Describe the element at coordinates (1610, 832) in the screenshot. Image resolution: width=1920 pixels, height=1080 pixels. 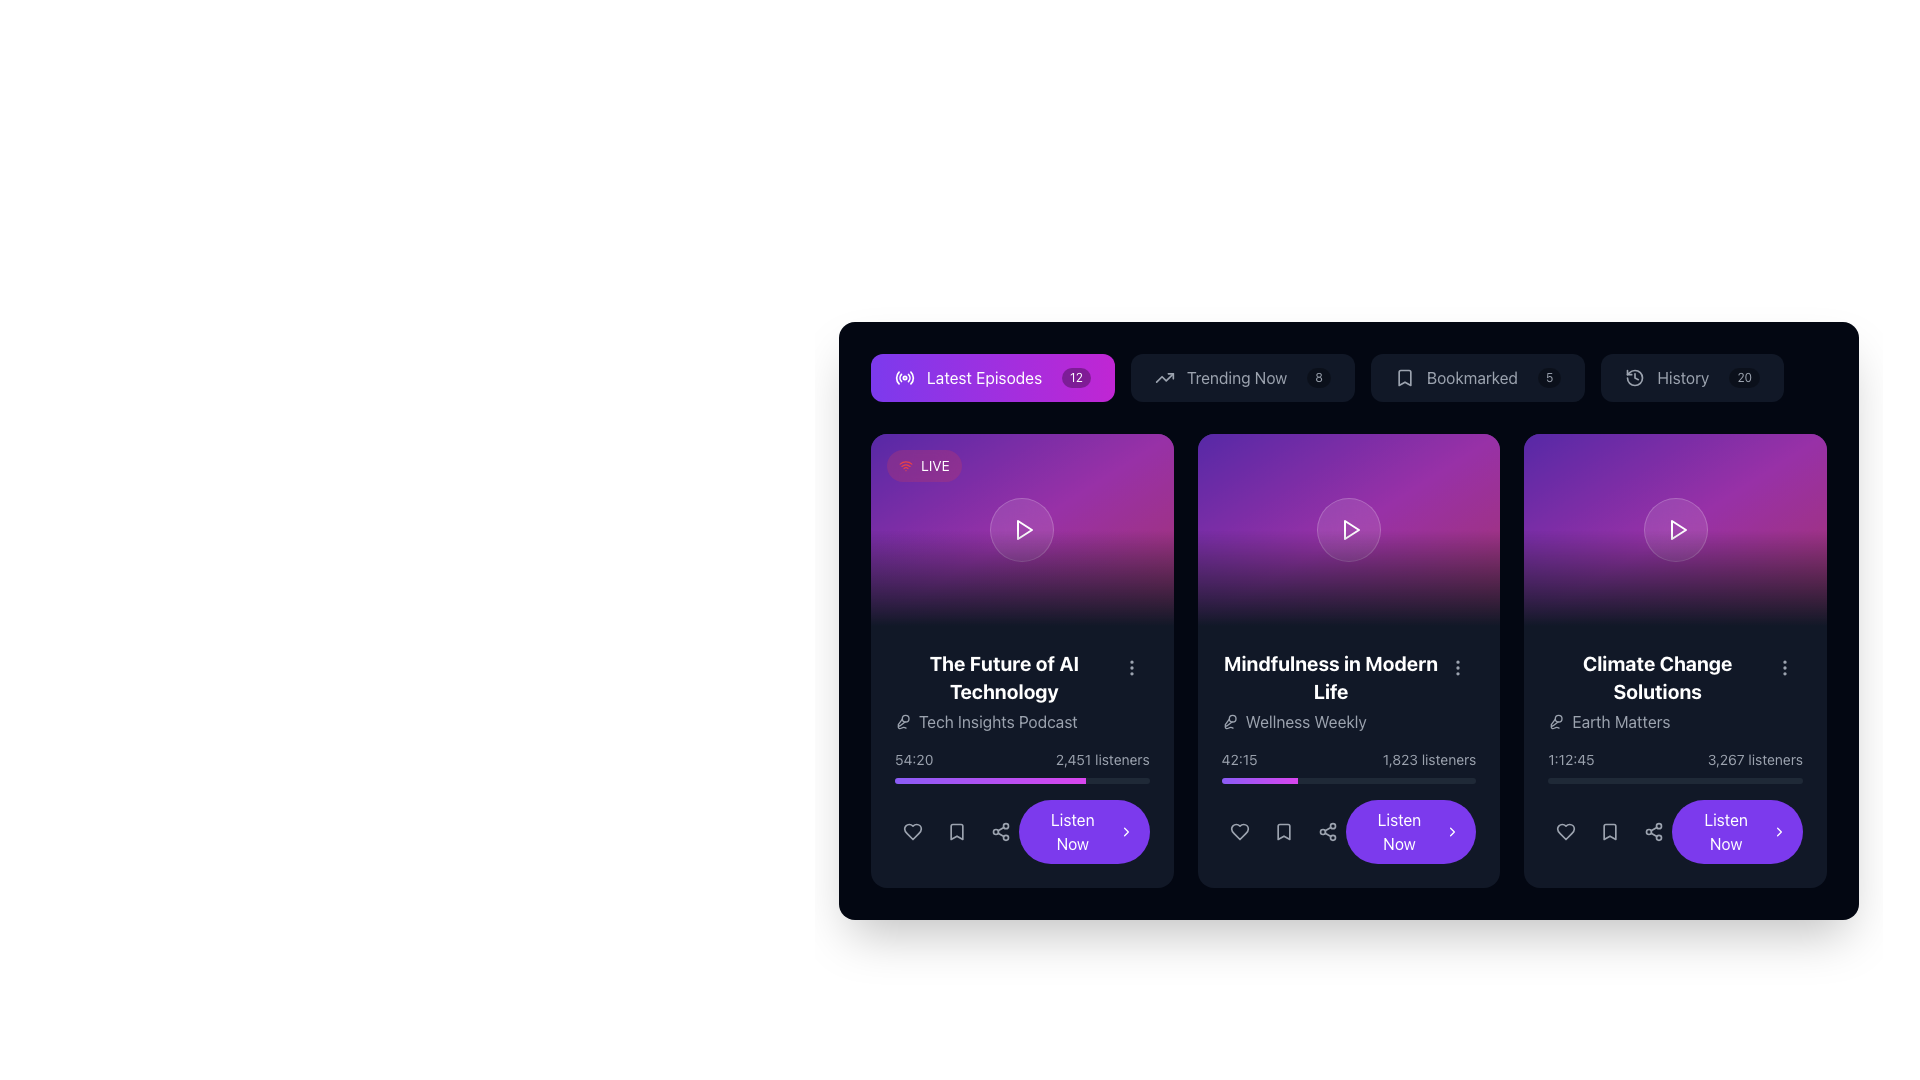
I see `the bookmark icon button located in the bottom section of the rightmost card labeled 'Climate Change Solutions'` at that location.